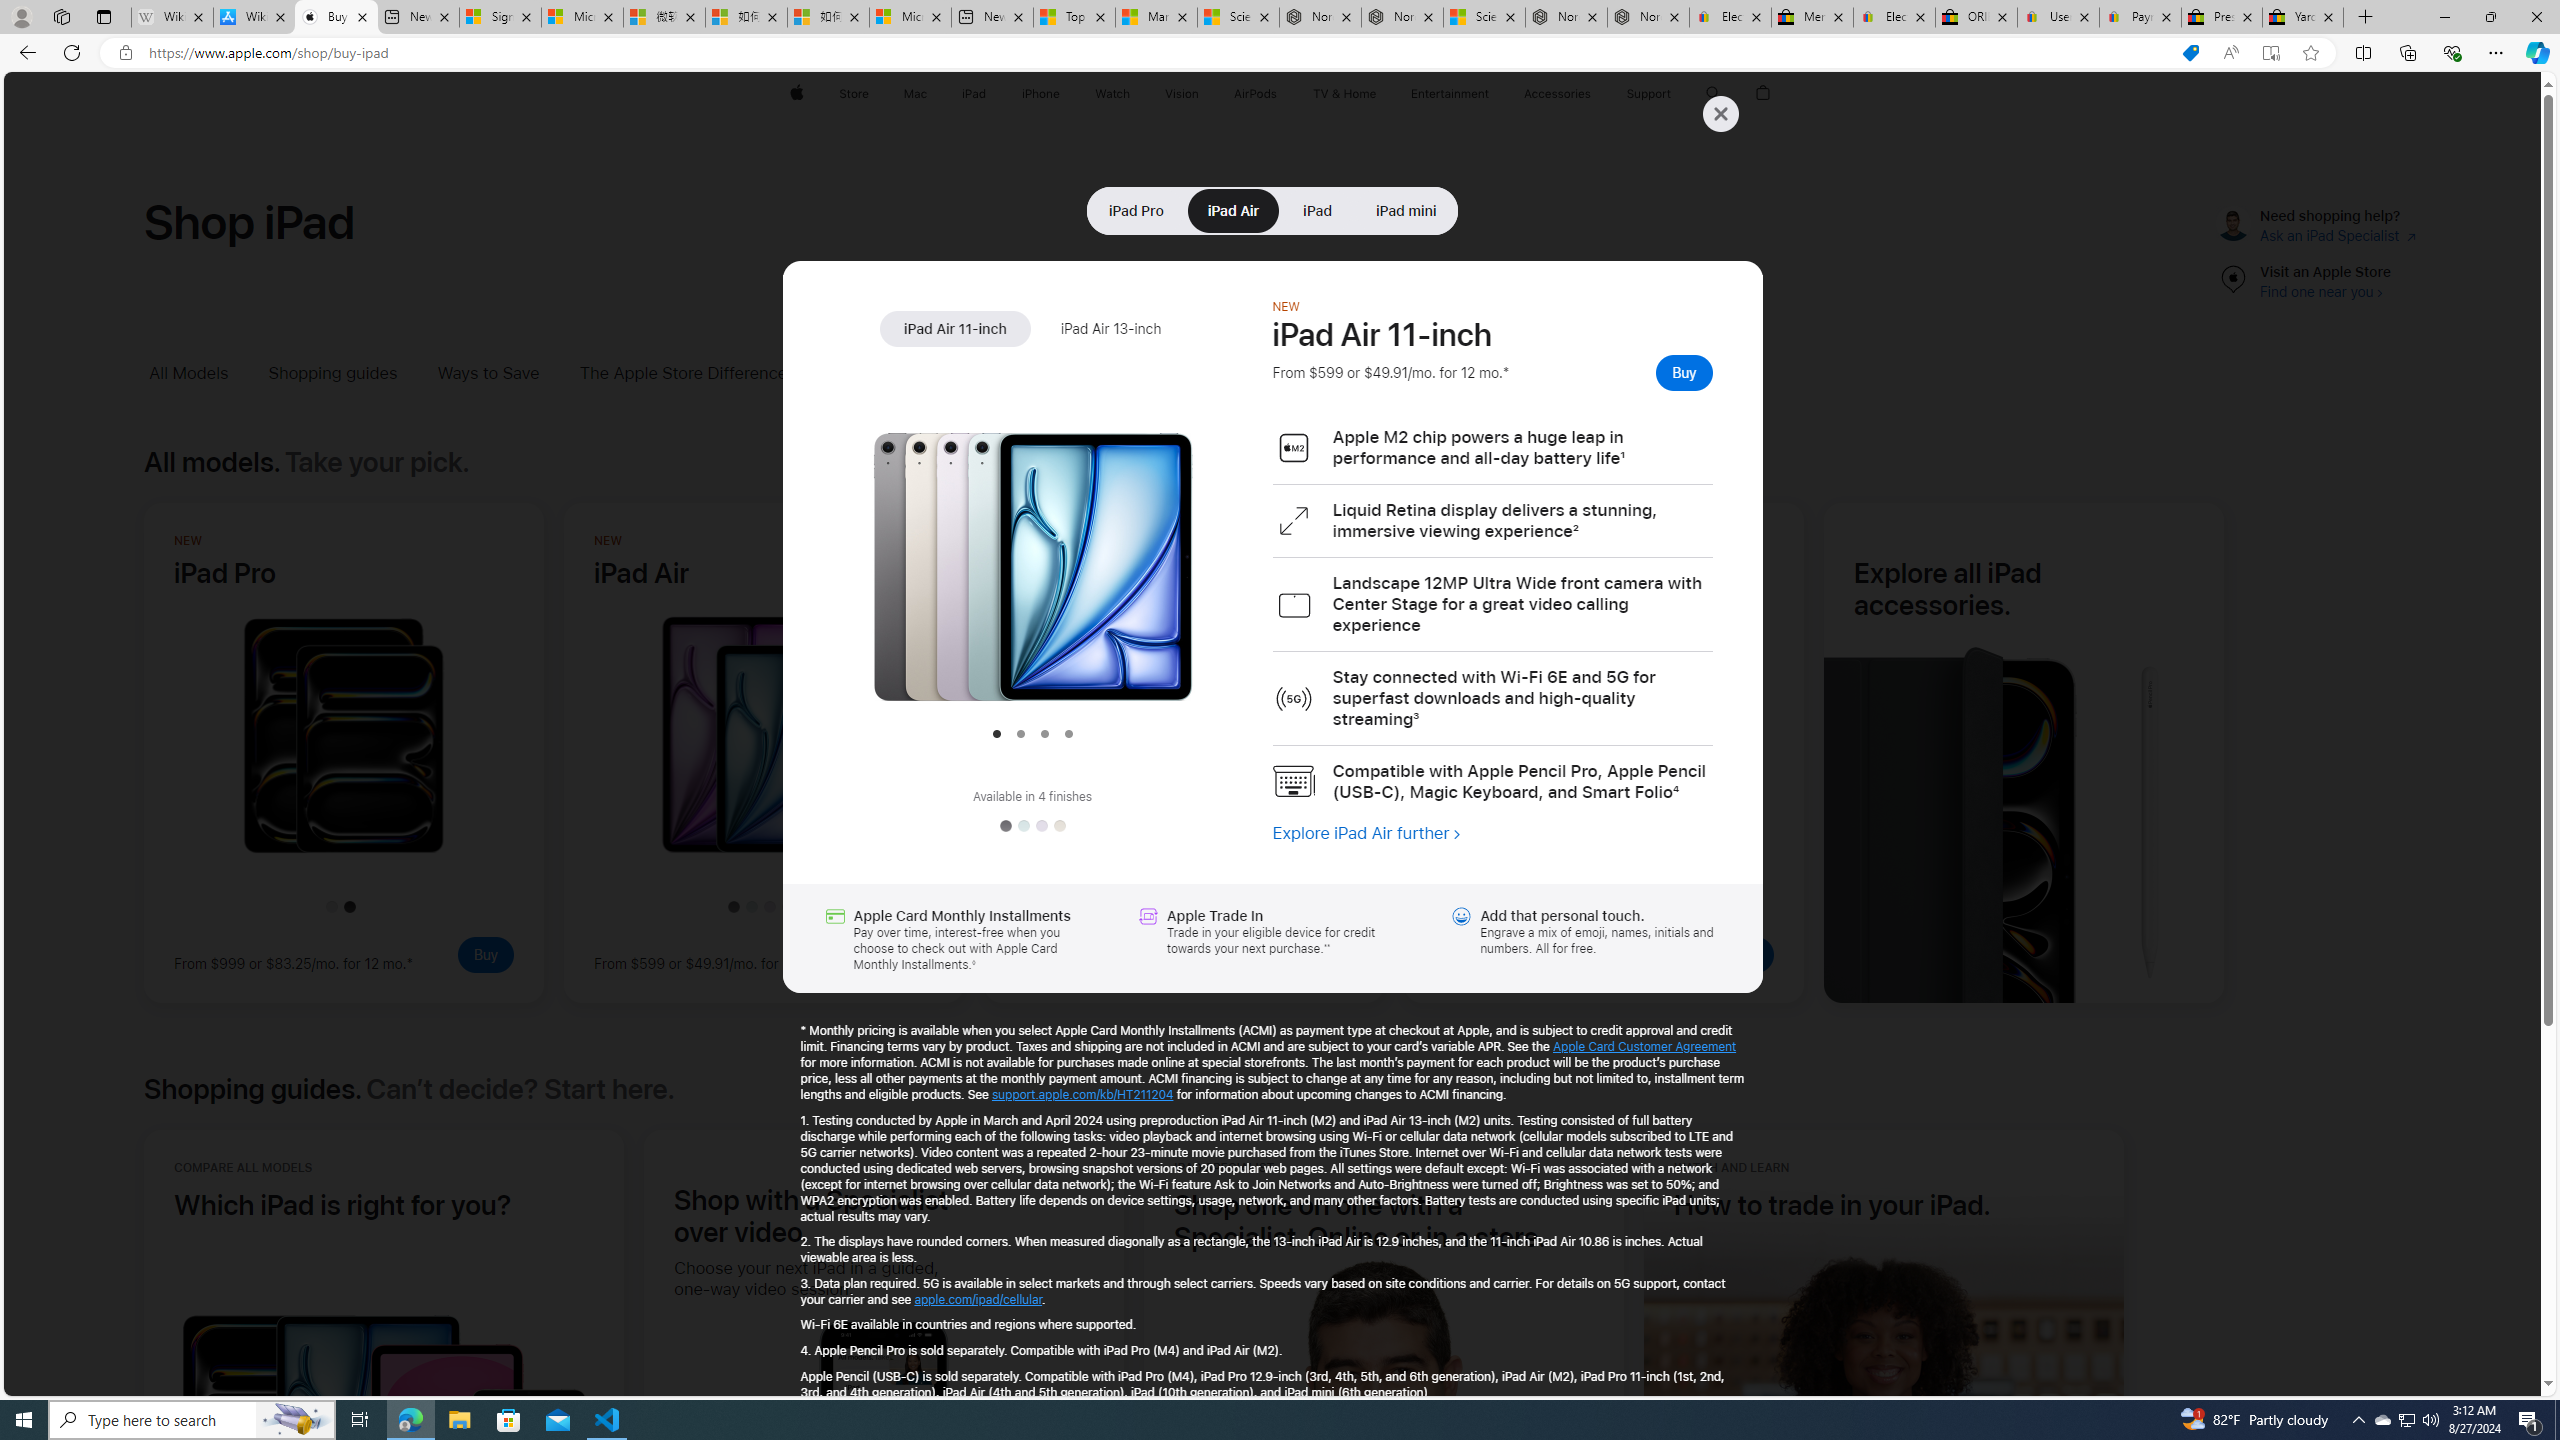 The image size is (2560, 1440). Describe the element at coordinates (1057, 826) in the screenshot. I see `'Starlight'` at that location.